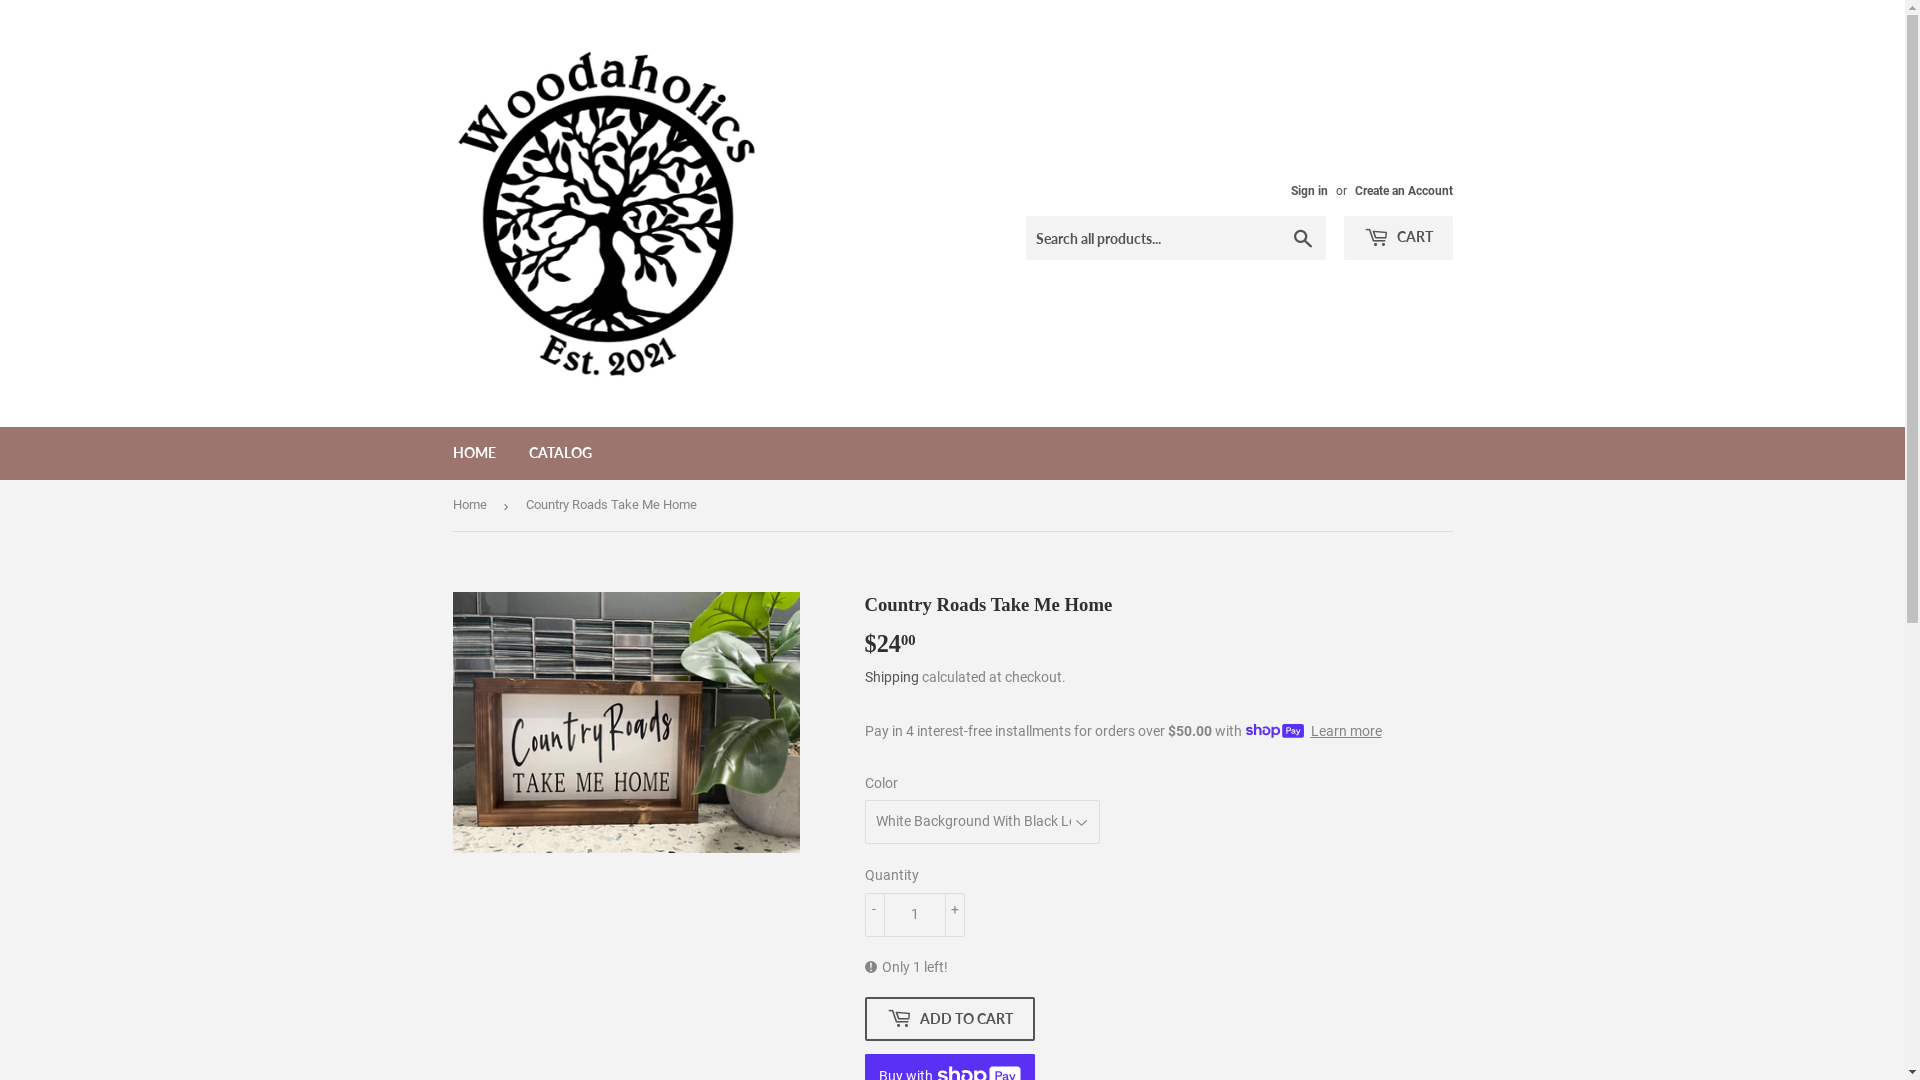 This screenshot has width=1920, height=1080. Describe the element at coordinates (890, 676) in the screenshot. I see `'Shipping'` at that location.